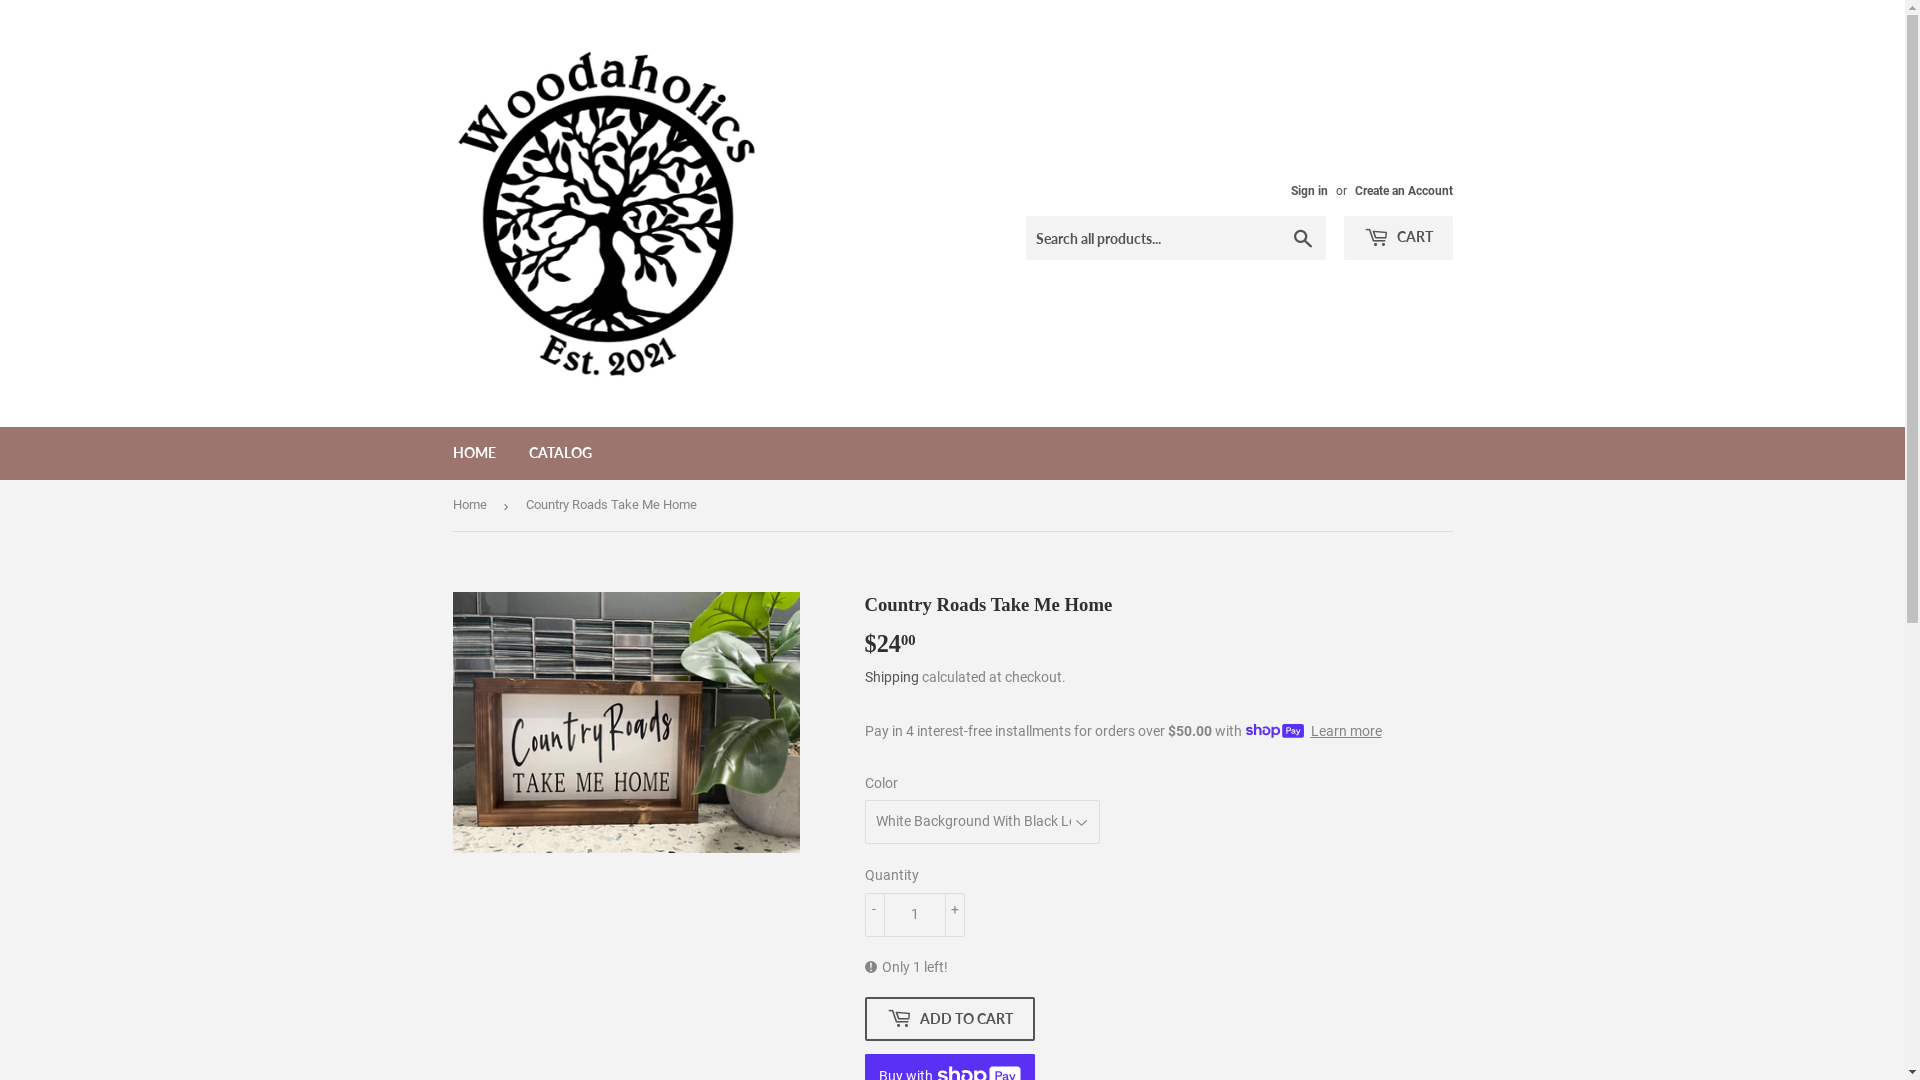 This screenshot has width=1920, height=1080. Describe the element at coordinates (890, 676) in the screenshot. I see `'Shipping'` at that location.